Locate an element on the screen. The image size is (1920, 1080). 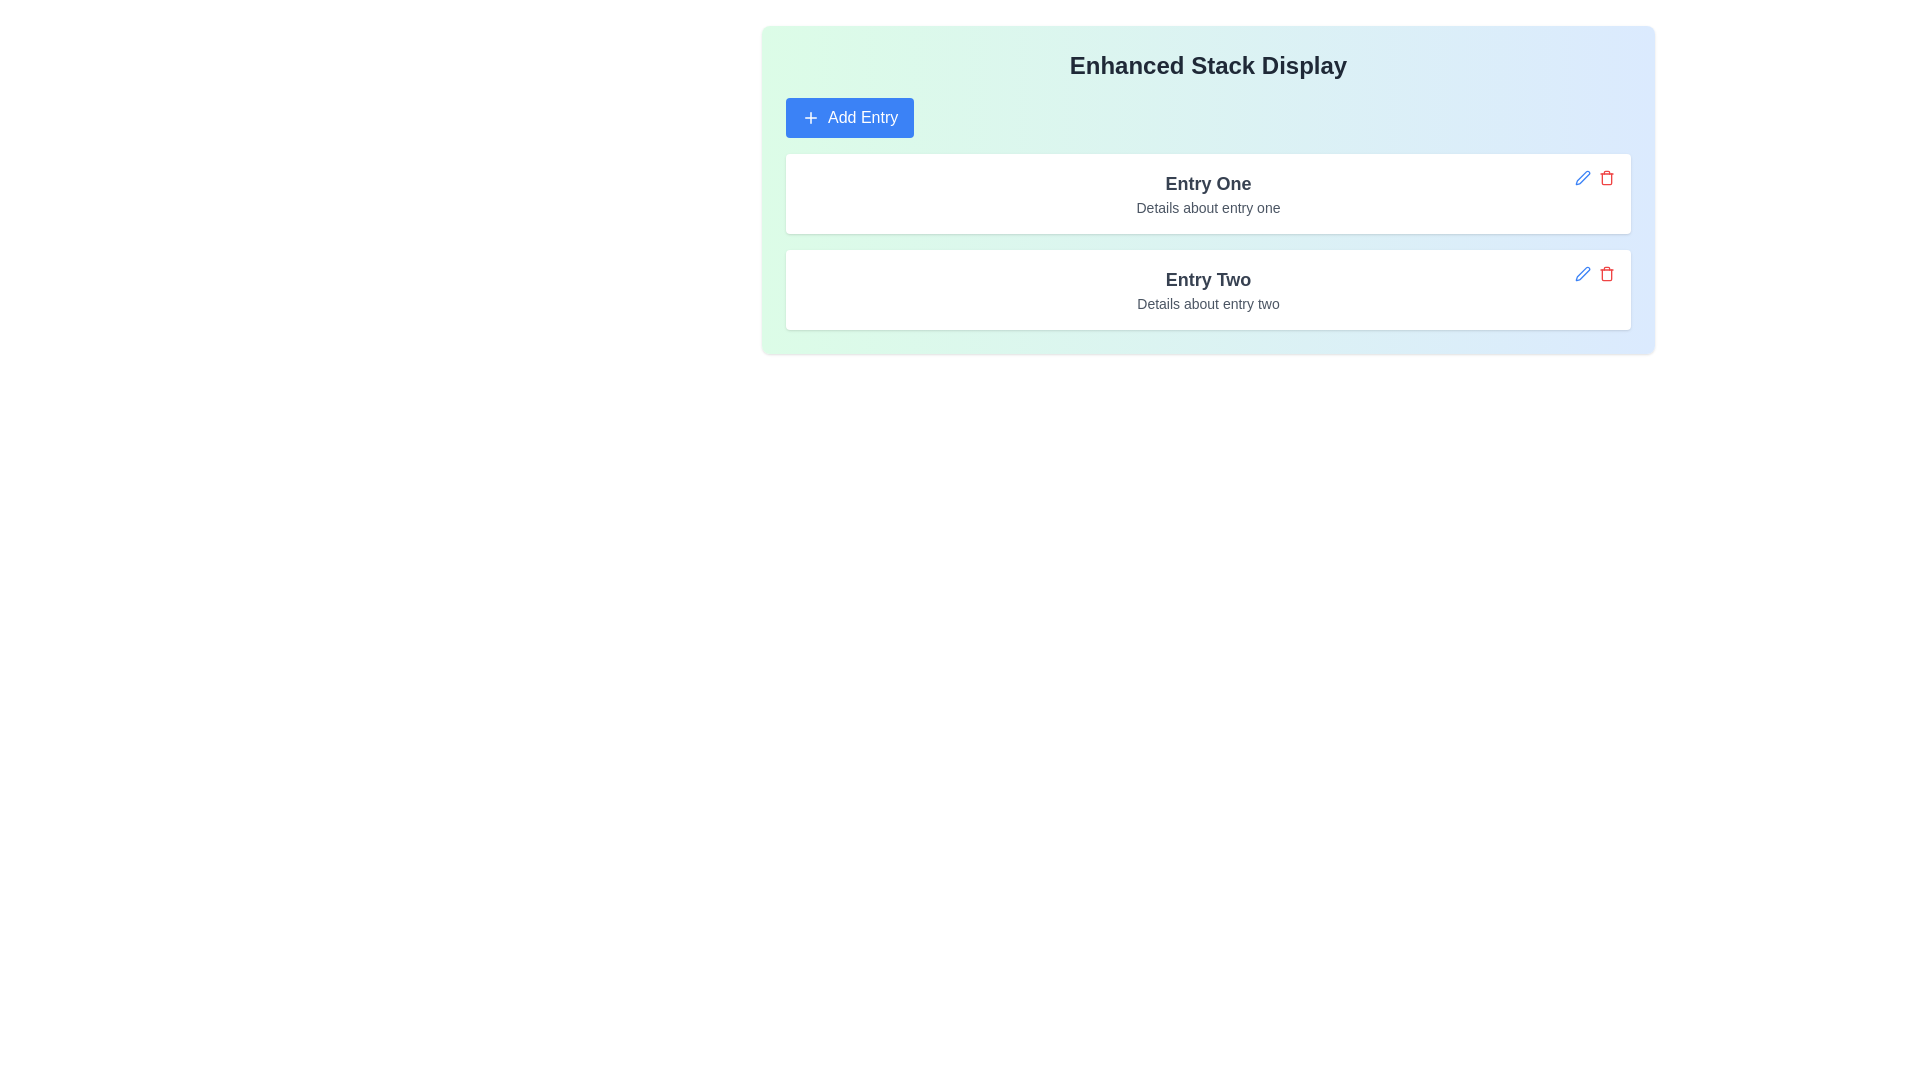
'Add Entry' label which is displayed in white font inside a rounded blue button located at the top left section of the visible form, next to a plus icon is located at coordinates (863, 118).